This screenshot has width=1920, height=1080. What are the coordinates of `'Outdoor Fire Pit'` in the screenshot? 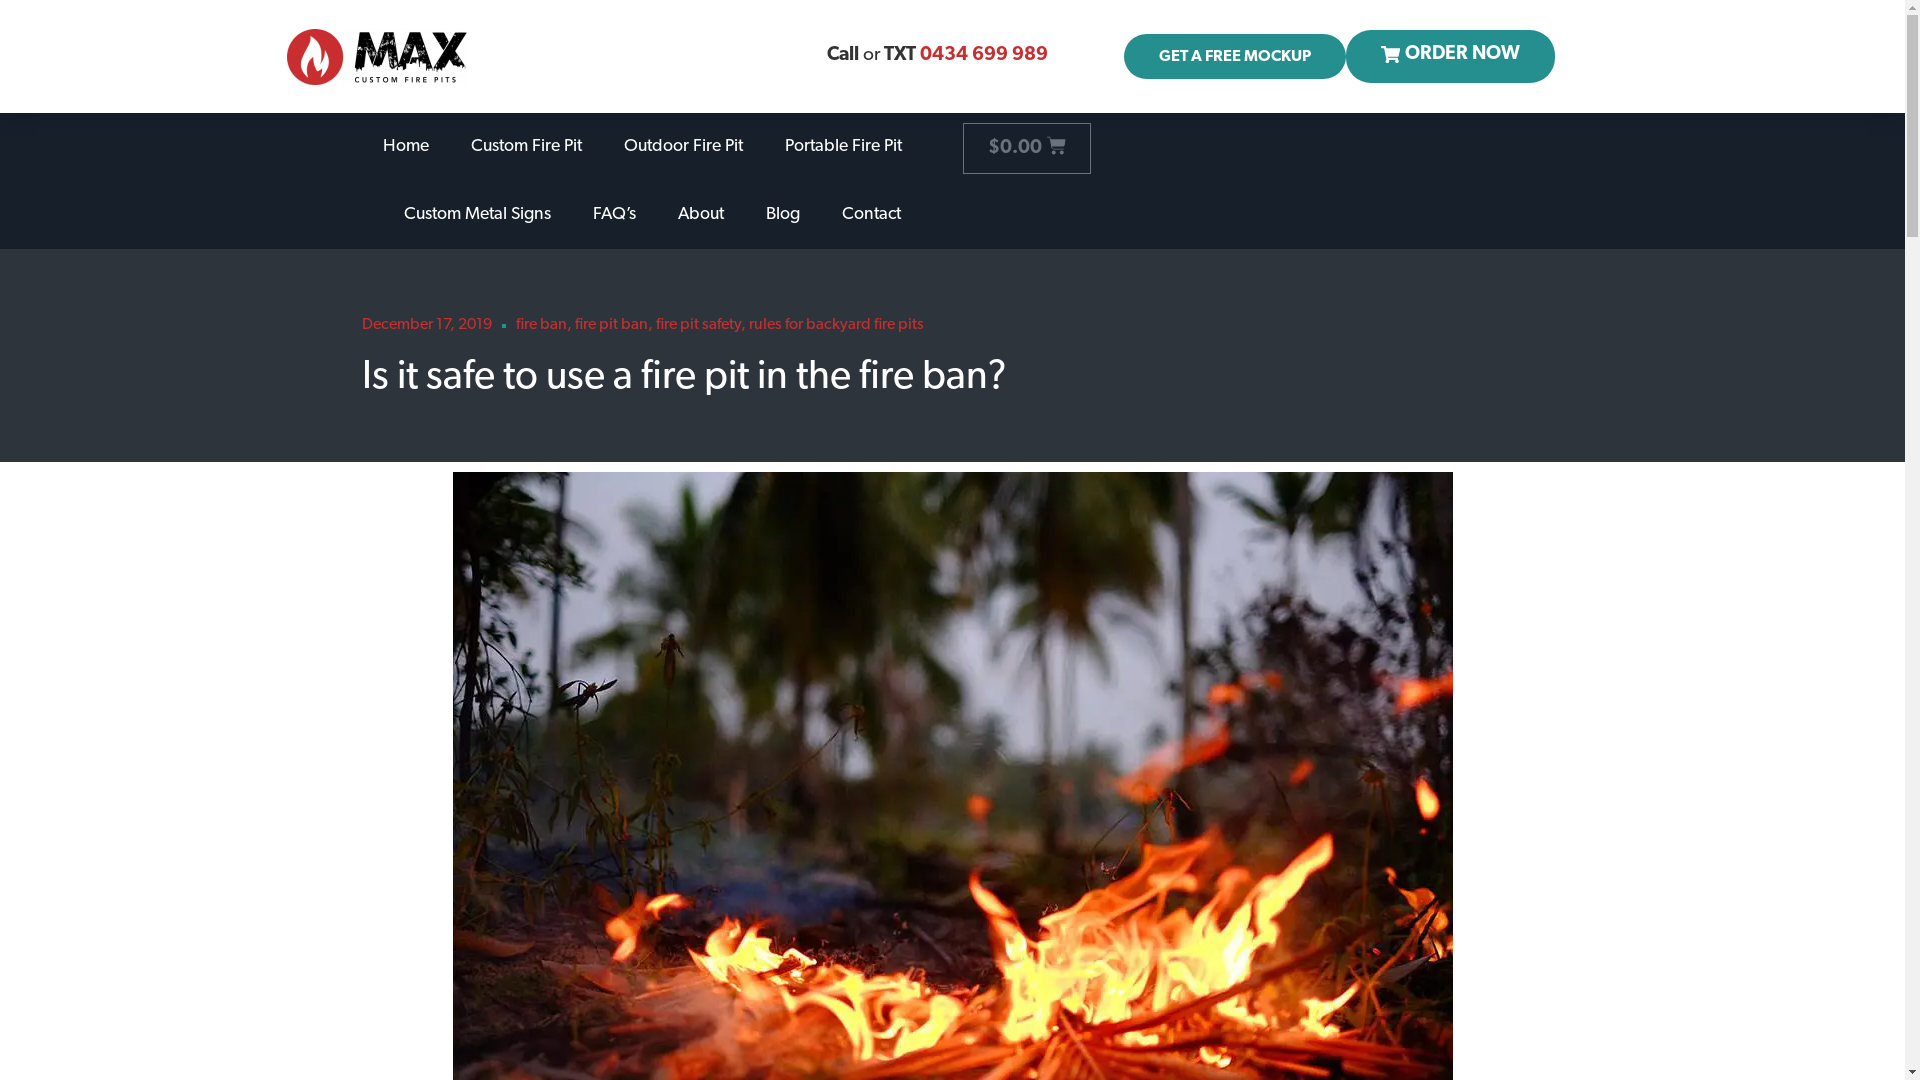 It's located at (683, 145).